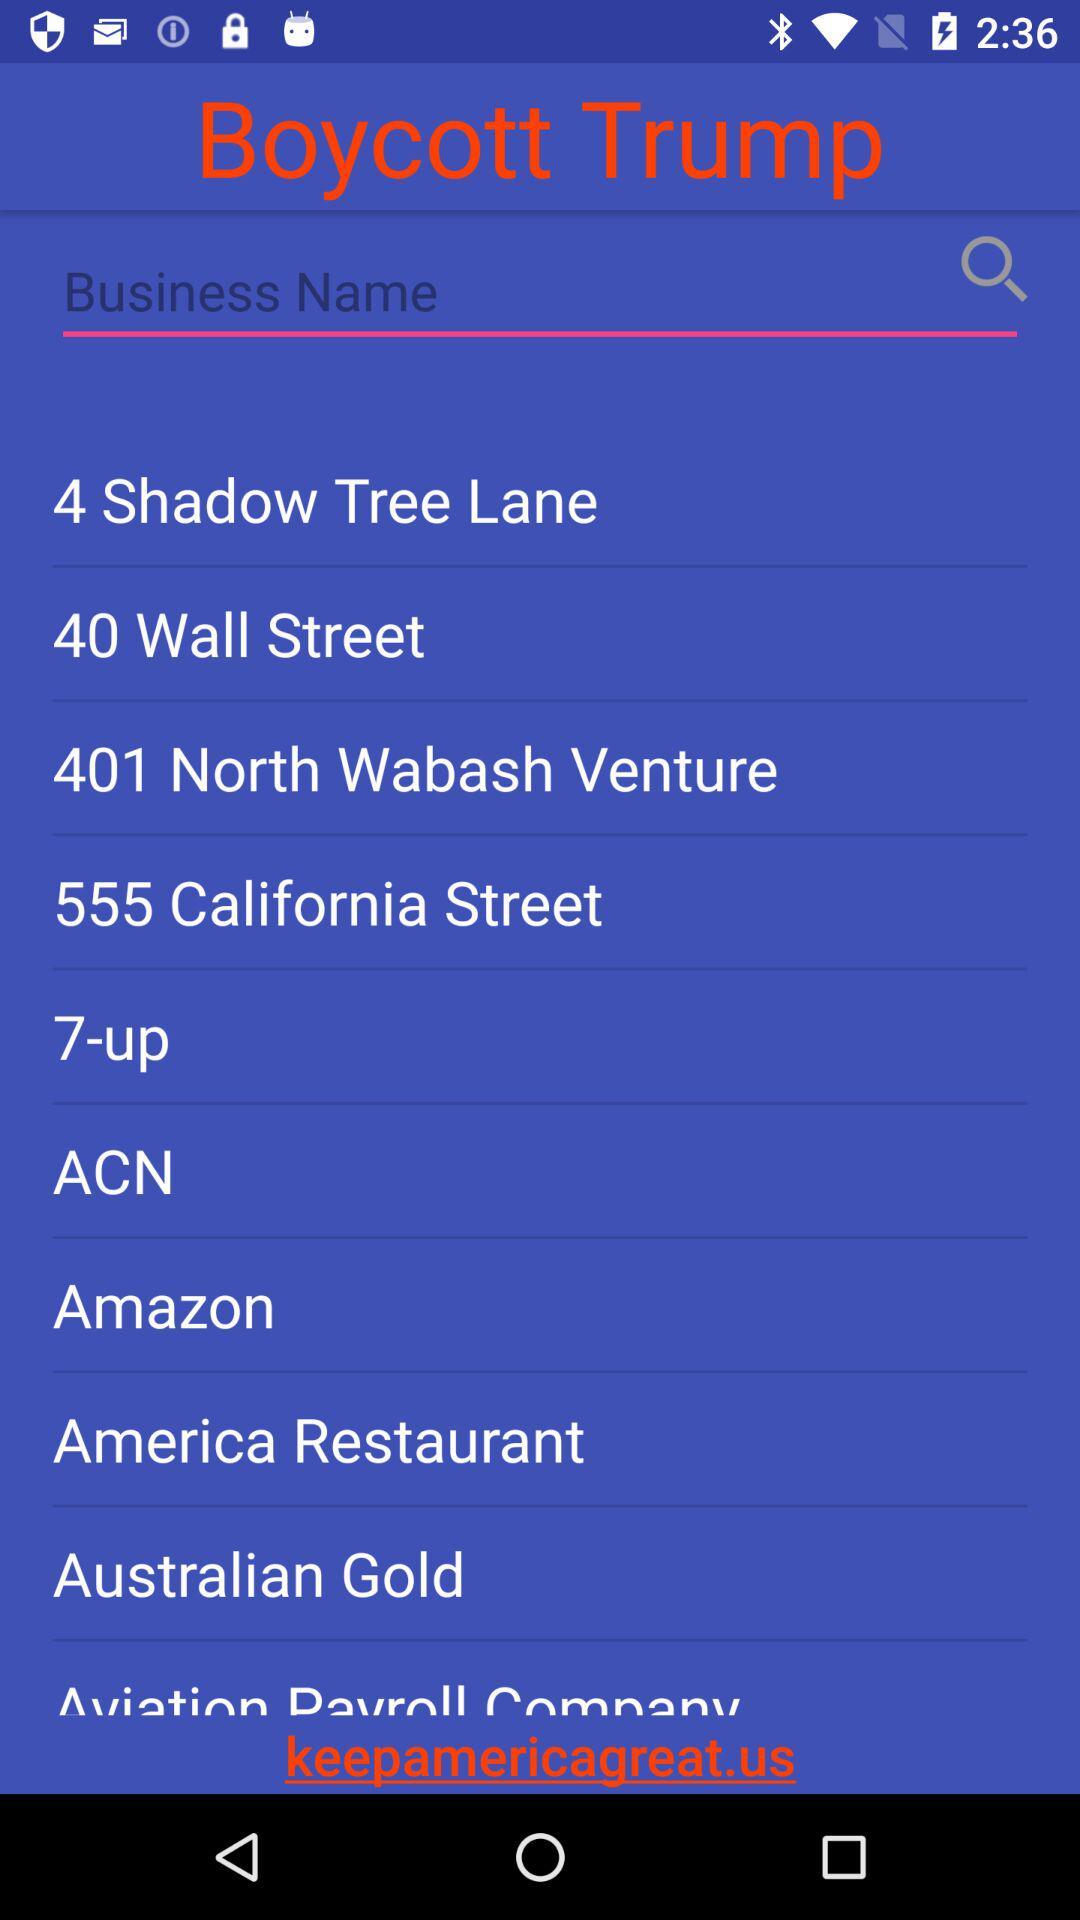 This screenshot has width=1080, height=1920. What do you see at coordinates (540, 900) in the screenshot?
I see `555 california street icon` at bounding box center [540, 900].